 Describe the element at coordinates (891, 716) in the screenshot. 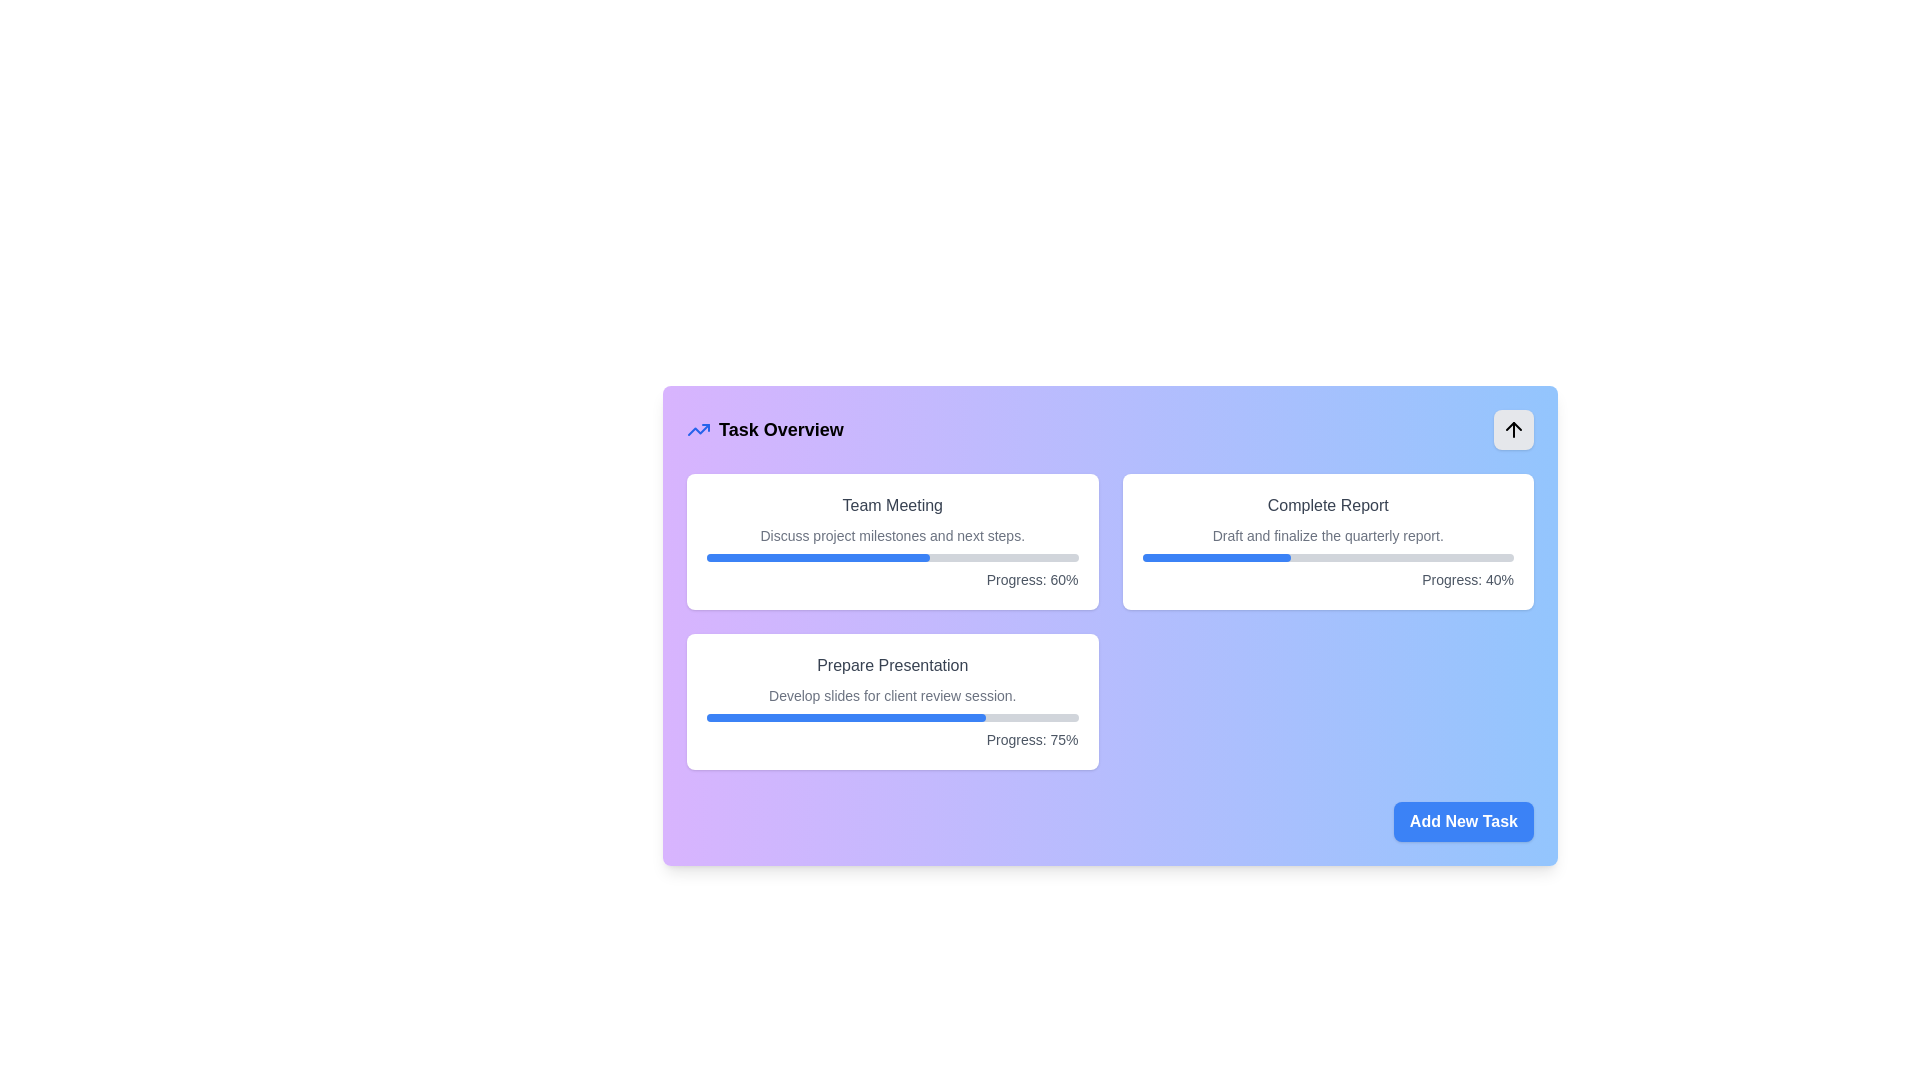

I see `the progress bar indicating 75% progress, which is located within the 'Prepare Presentation' task card, beneath the description text and above the 'Progress: 75%' label` at that location.